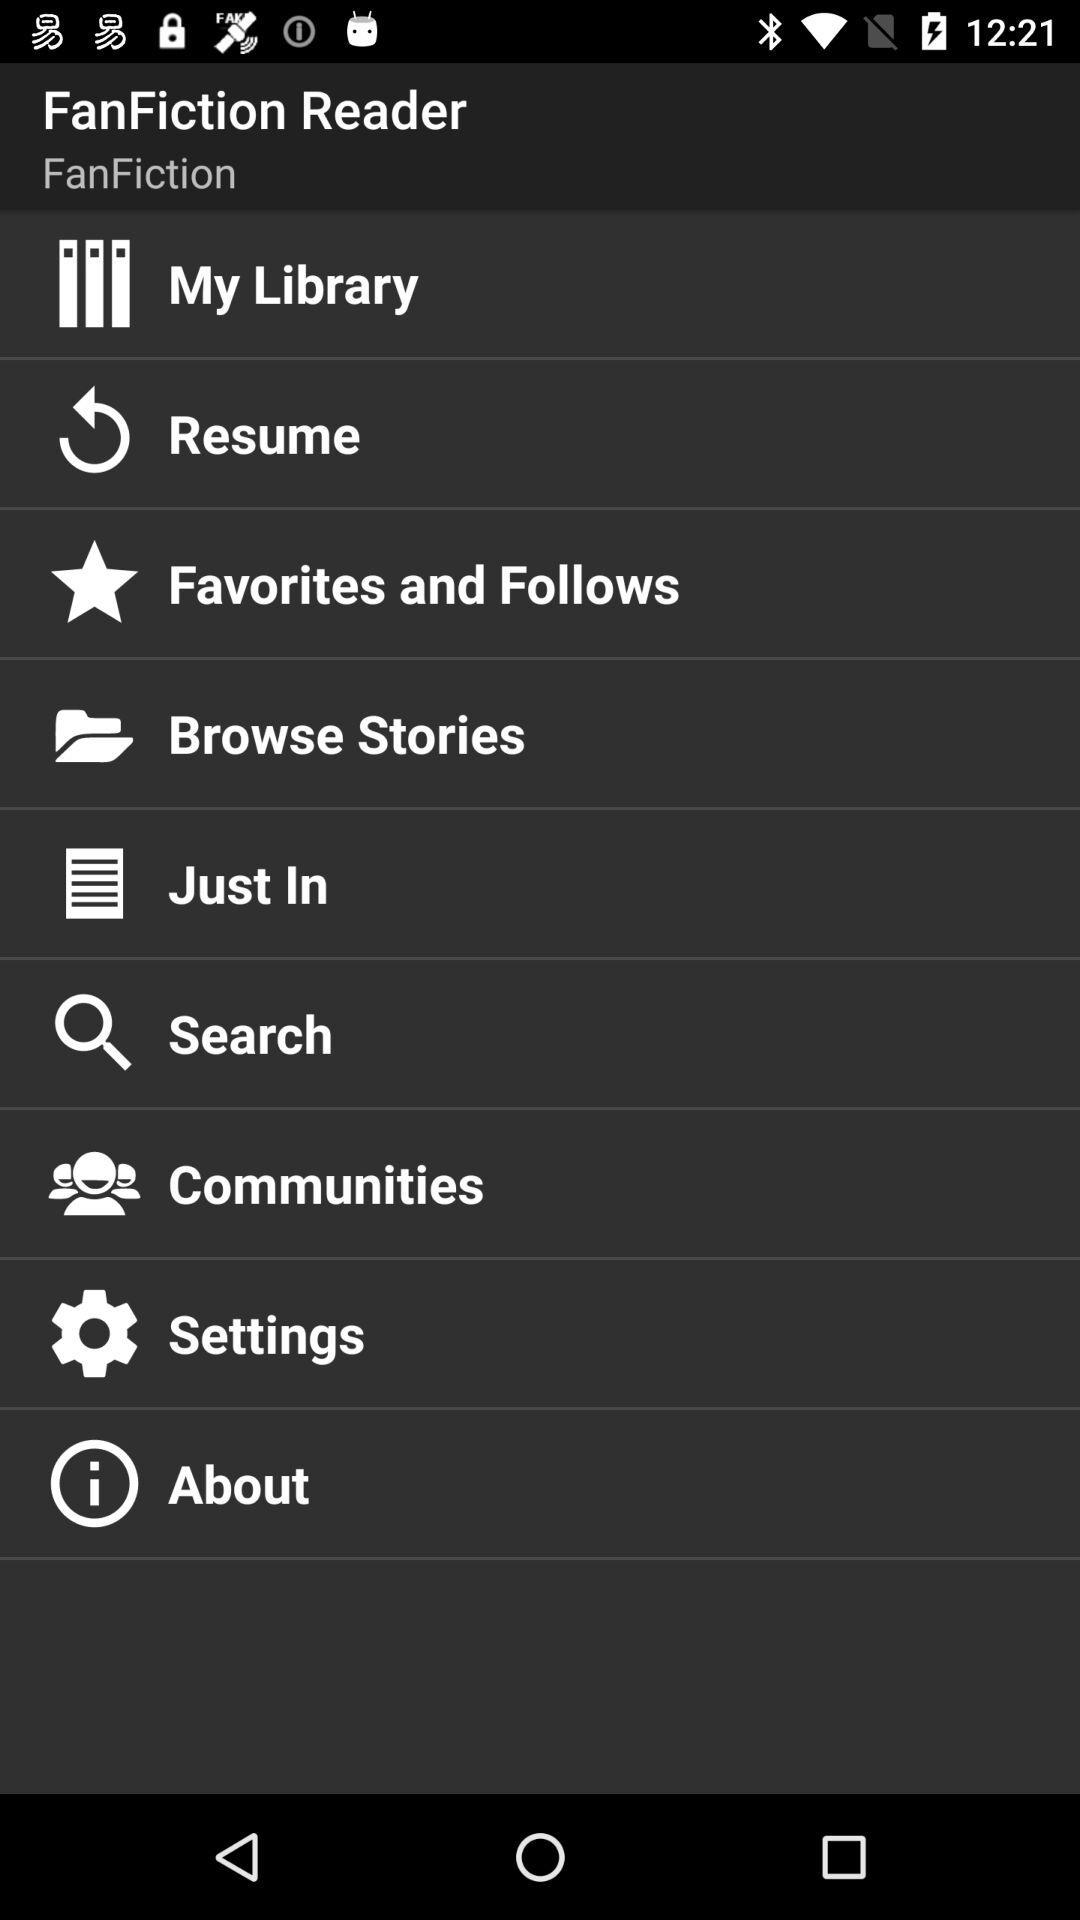 Image resolution: width=1080 pixels, height=1920 pixels. What do you see at coordinates (601, 1033) in the screenshot?
I see `the search icon` at bounding box center [601, 1033].